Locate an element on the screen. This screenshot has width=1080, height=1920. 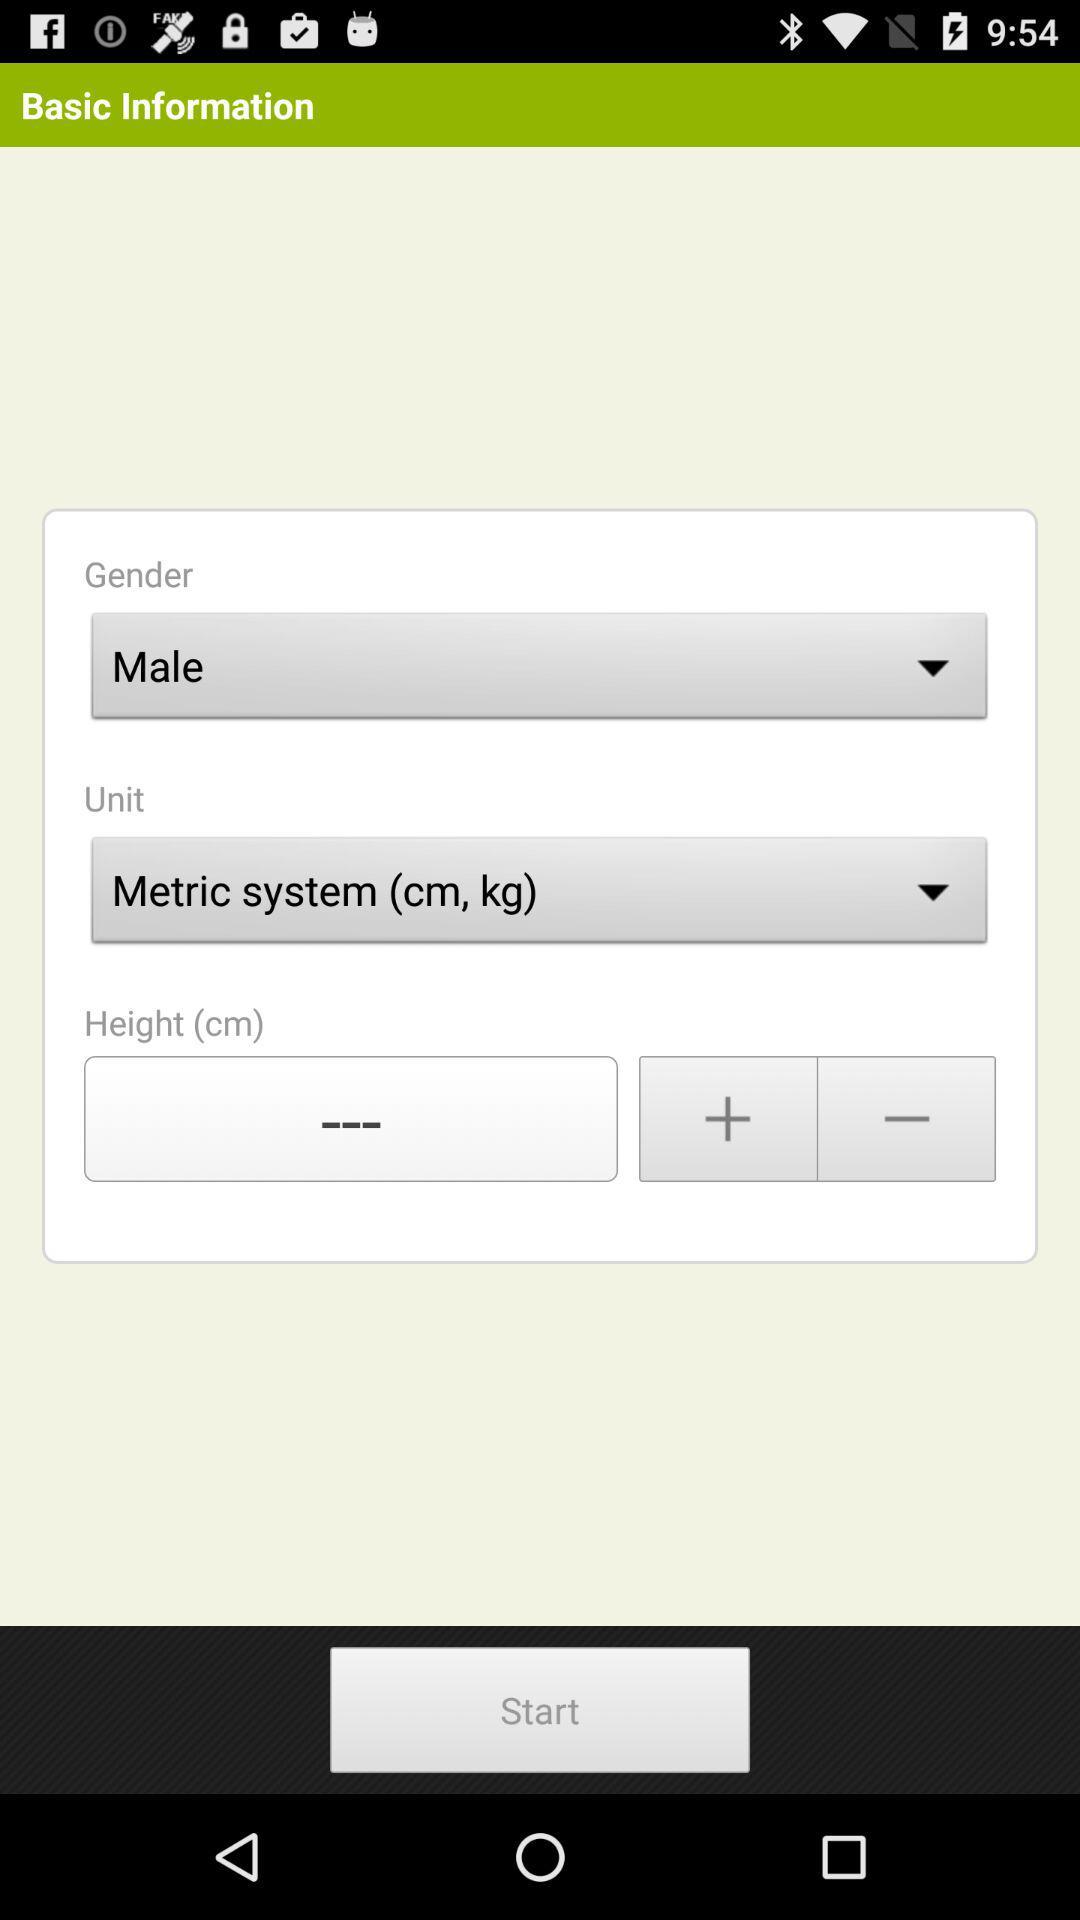
the item above start is located at coordinates (350, 1117).